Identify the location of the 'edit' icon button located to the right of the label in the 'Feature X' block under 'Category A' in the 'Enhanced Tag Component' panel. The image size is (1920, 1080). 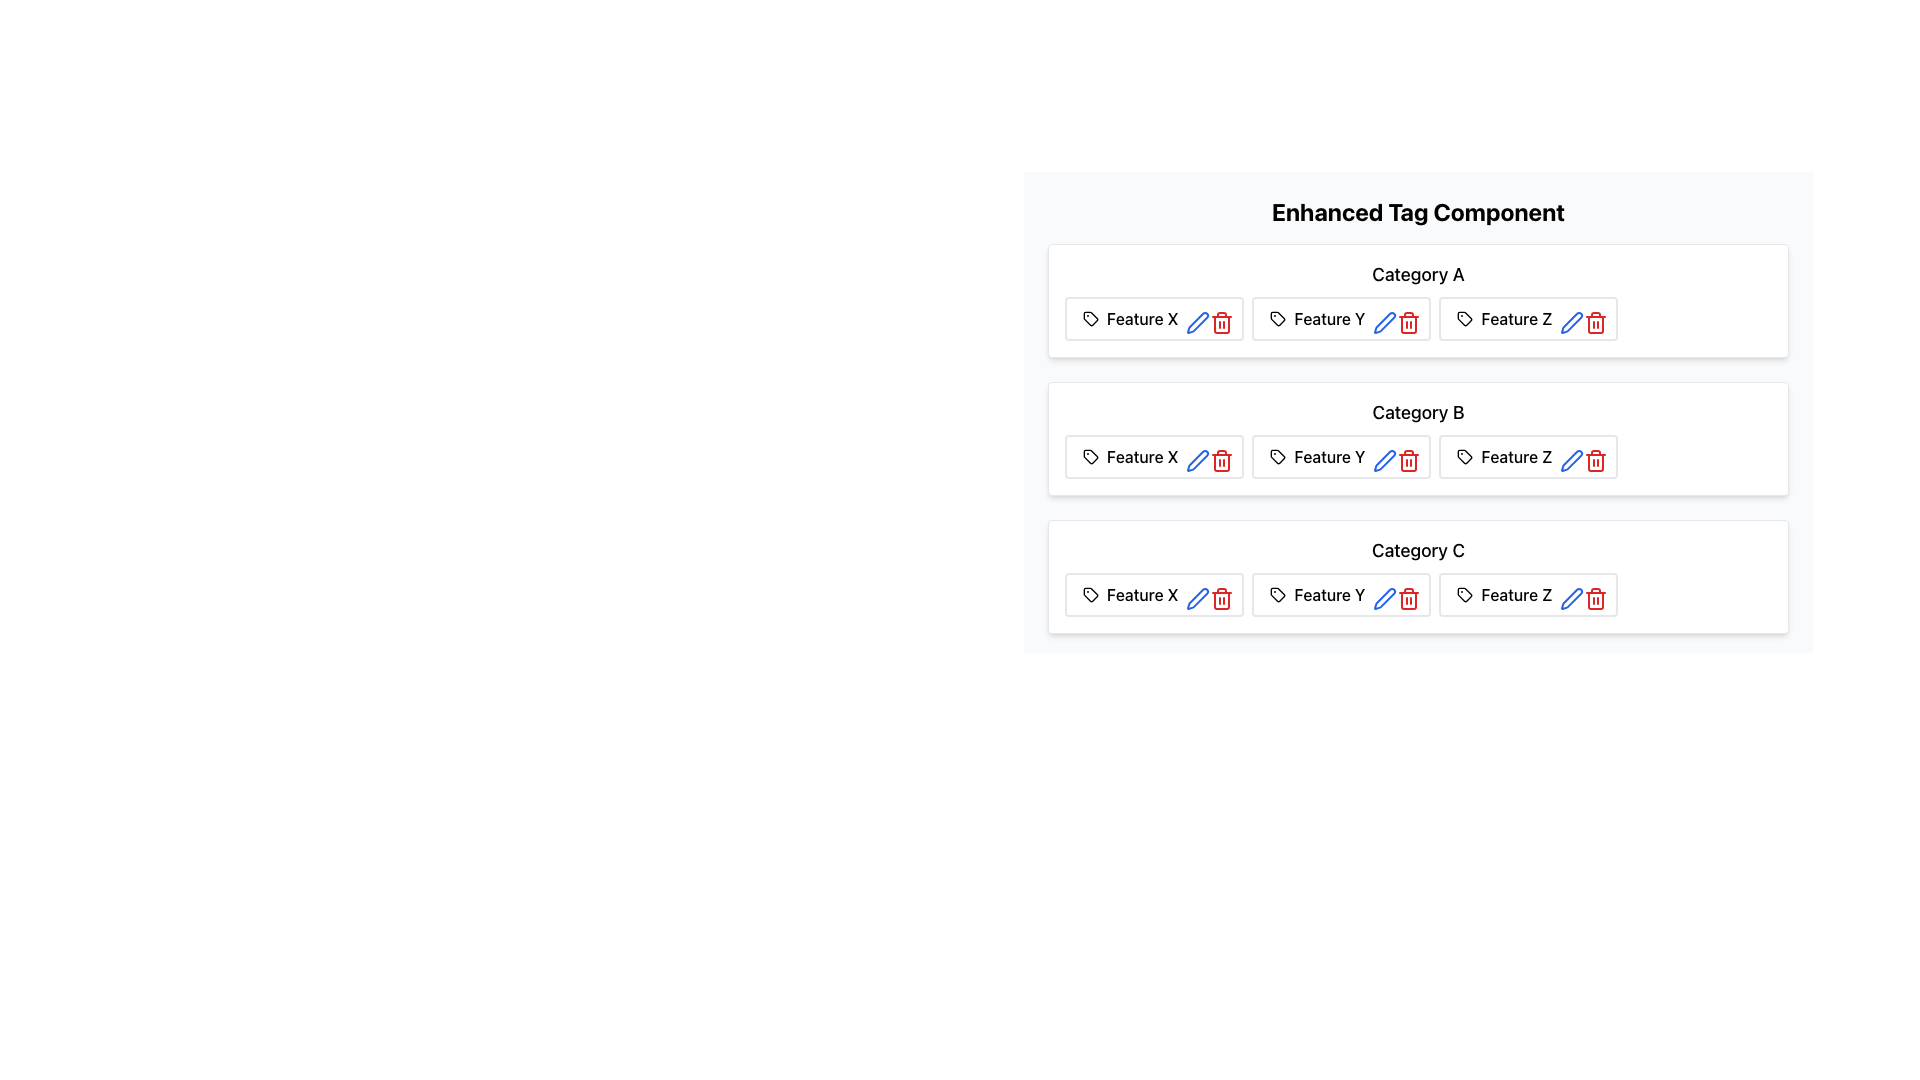
(1198, 322).